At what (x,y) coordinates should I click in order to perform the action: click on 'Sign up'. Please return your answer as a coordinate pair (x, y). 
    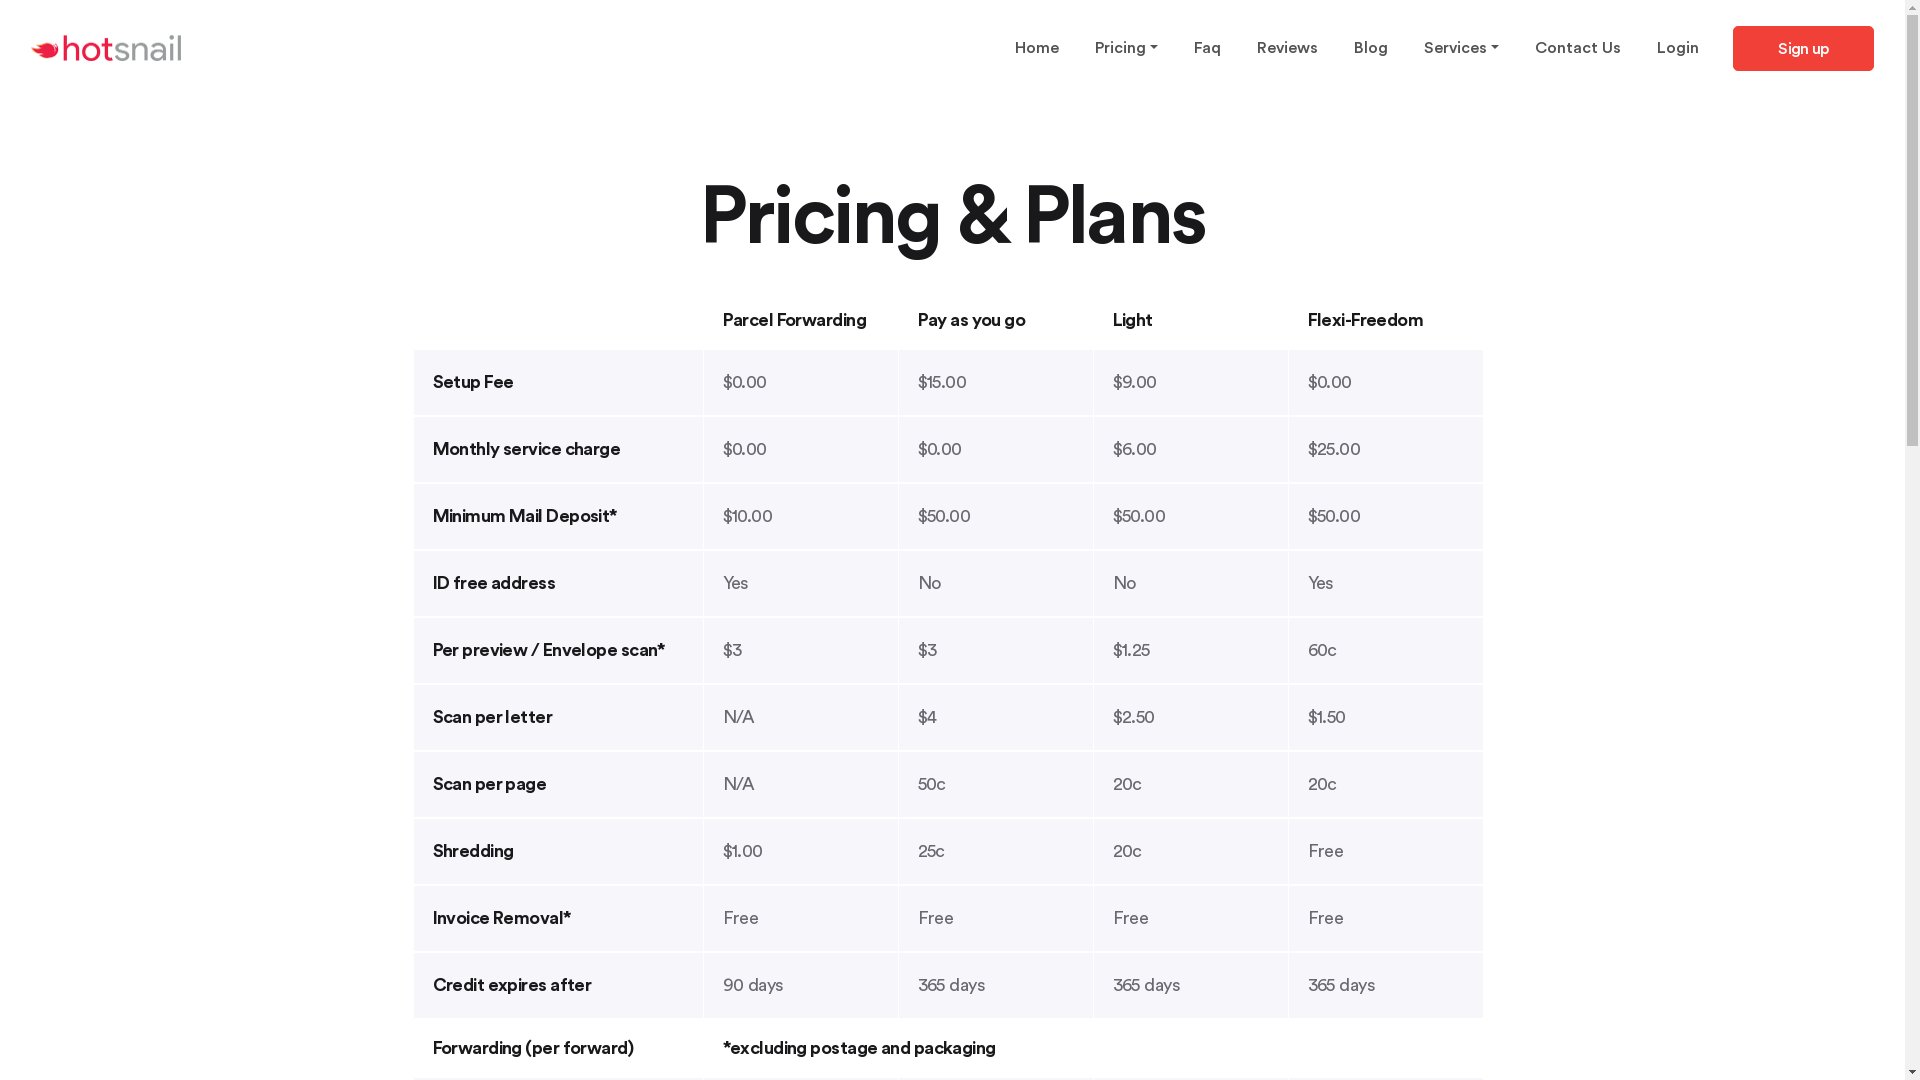
    Looking at the image, I should click on (1803, 47).